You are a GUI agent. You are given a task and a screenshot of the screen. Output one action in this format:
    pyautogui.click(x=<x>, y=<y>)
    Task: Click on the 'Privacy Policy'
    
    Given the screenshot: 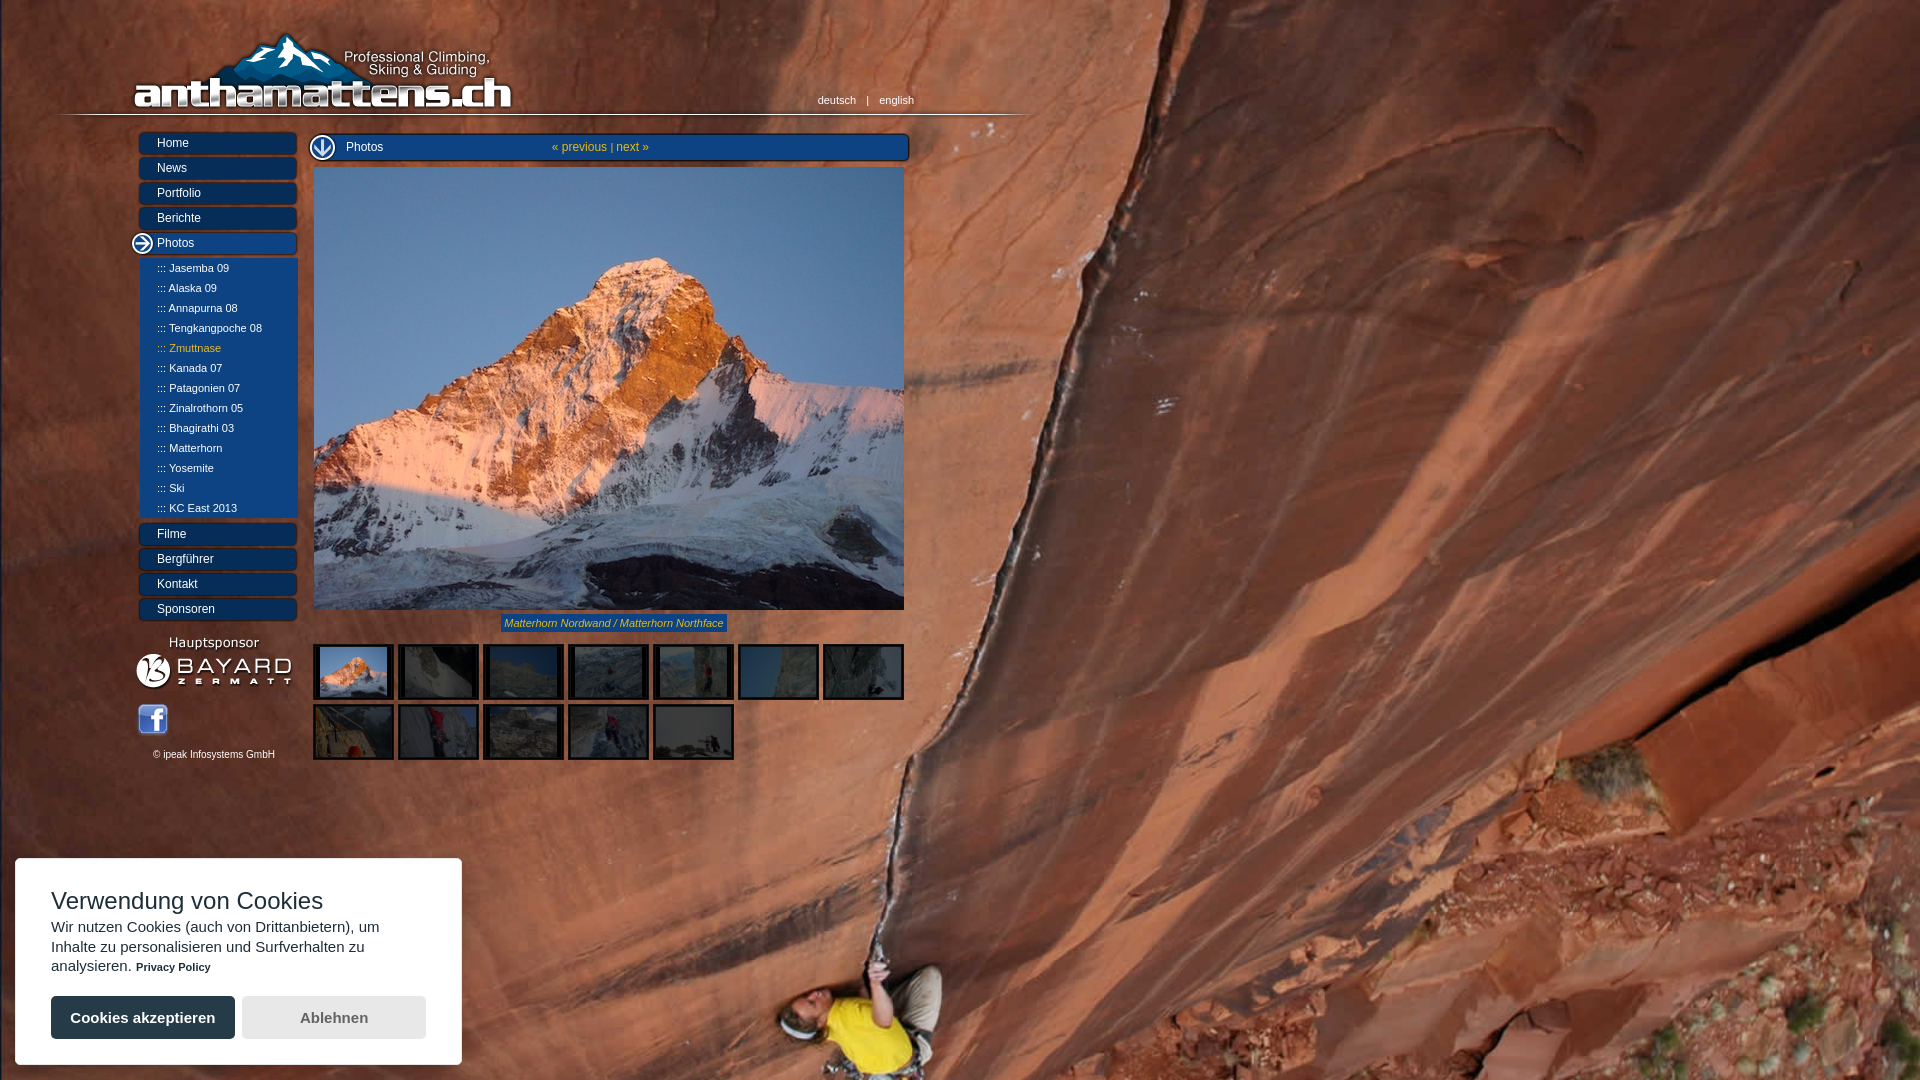 What is the action you would take?
    pyautogui.click(x=173, y=966)
    